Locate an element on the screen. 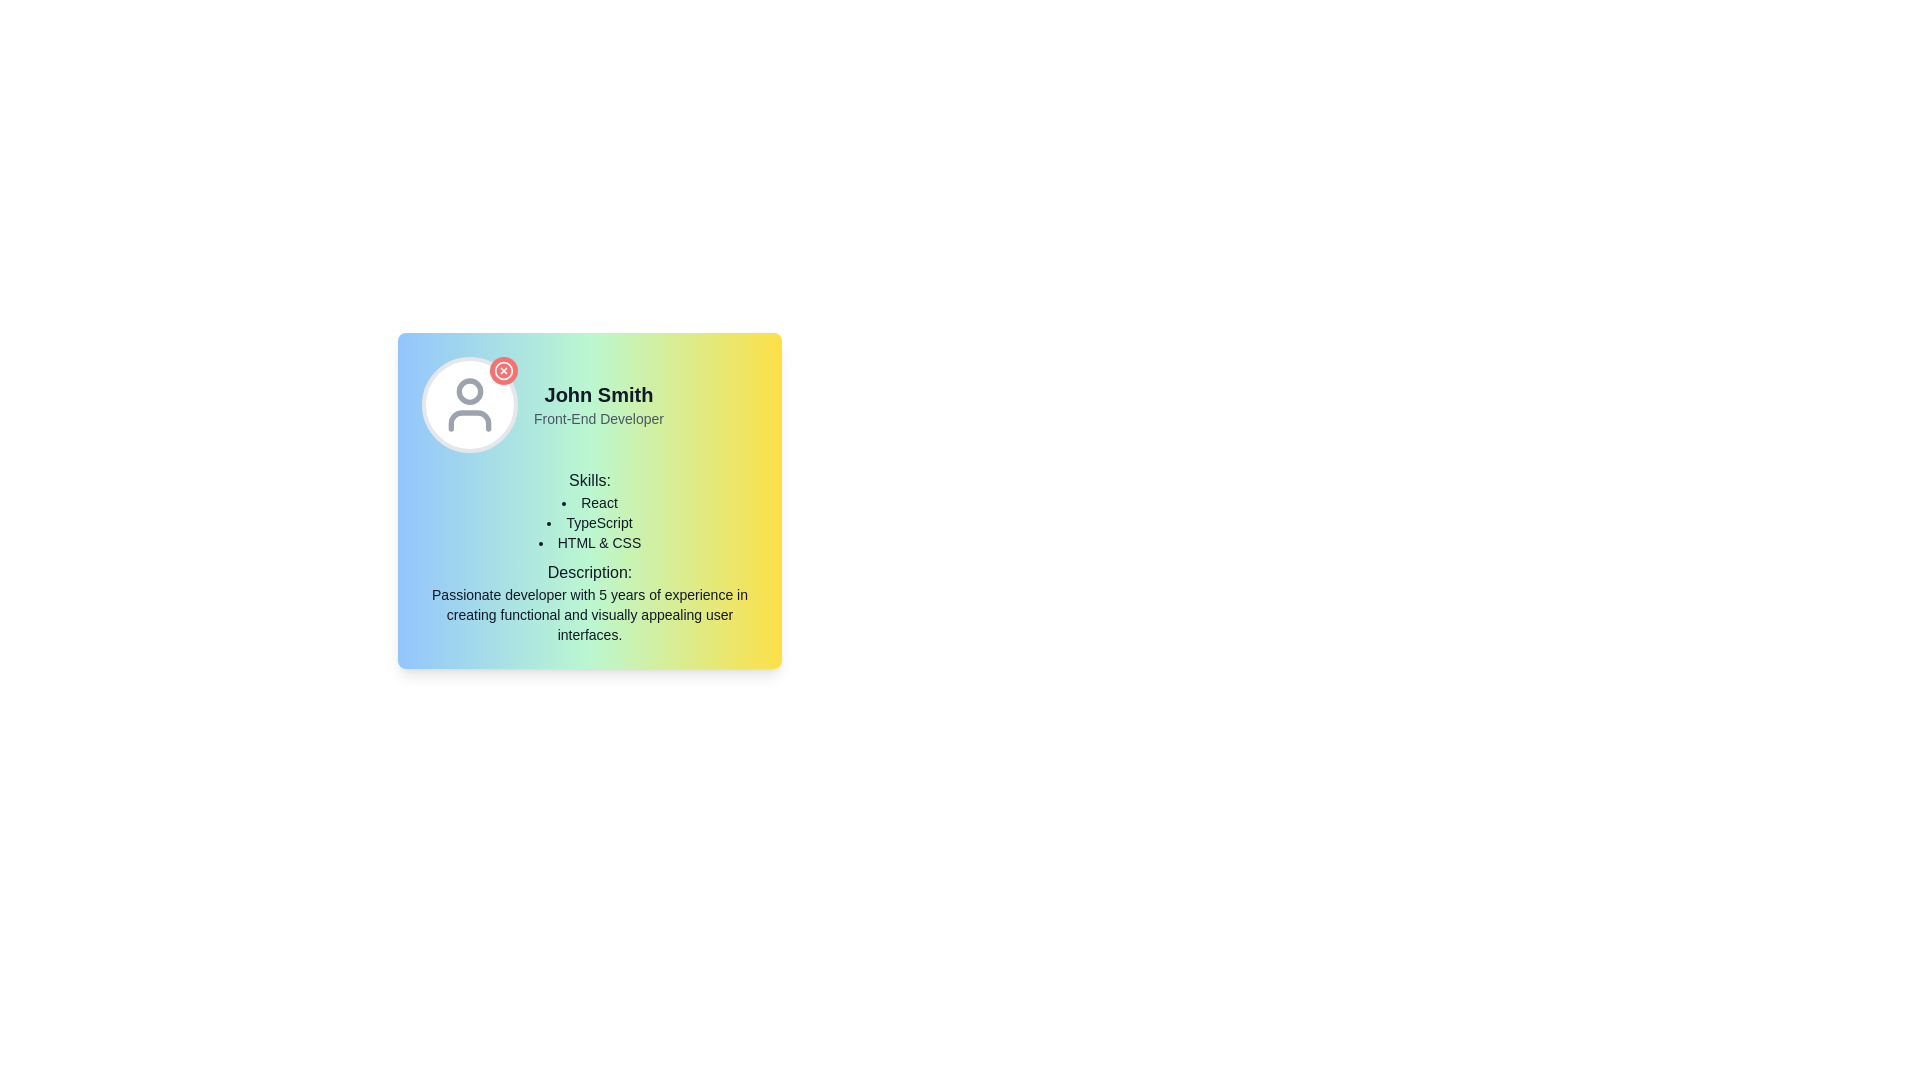 The width and height of the screenshot is (1920, 1080). text content of the first bullet list item under the 'Skills' heading that displays the 'React' skill of the profile owner is located at coordinates (589, 501).